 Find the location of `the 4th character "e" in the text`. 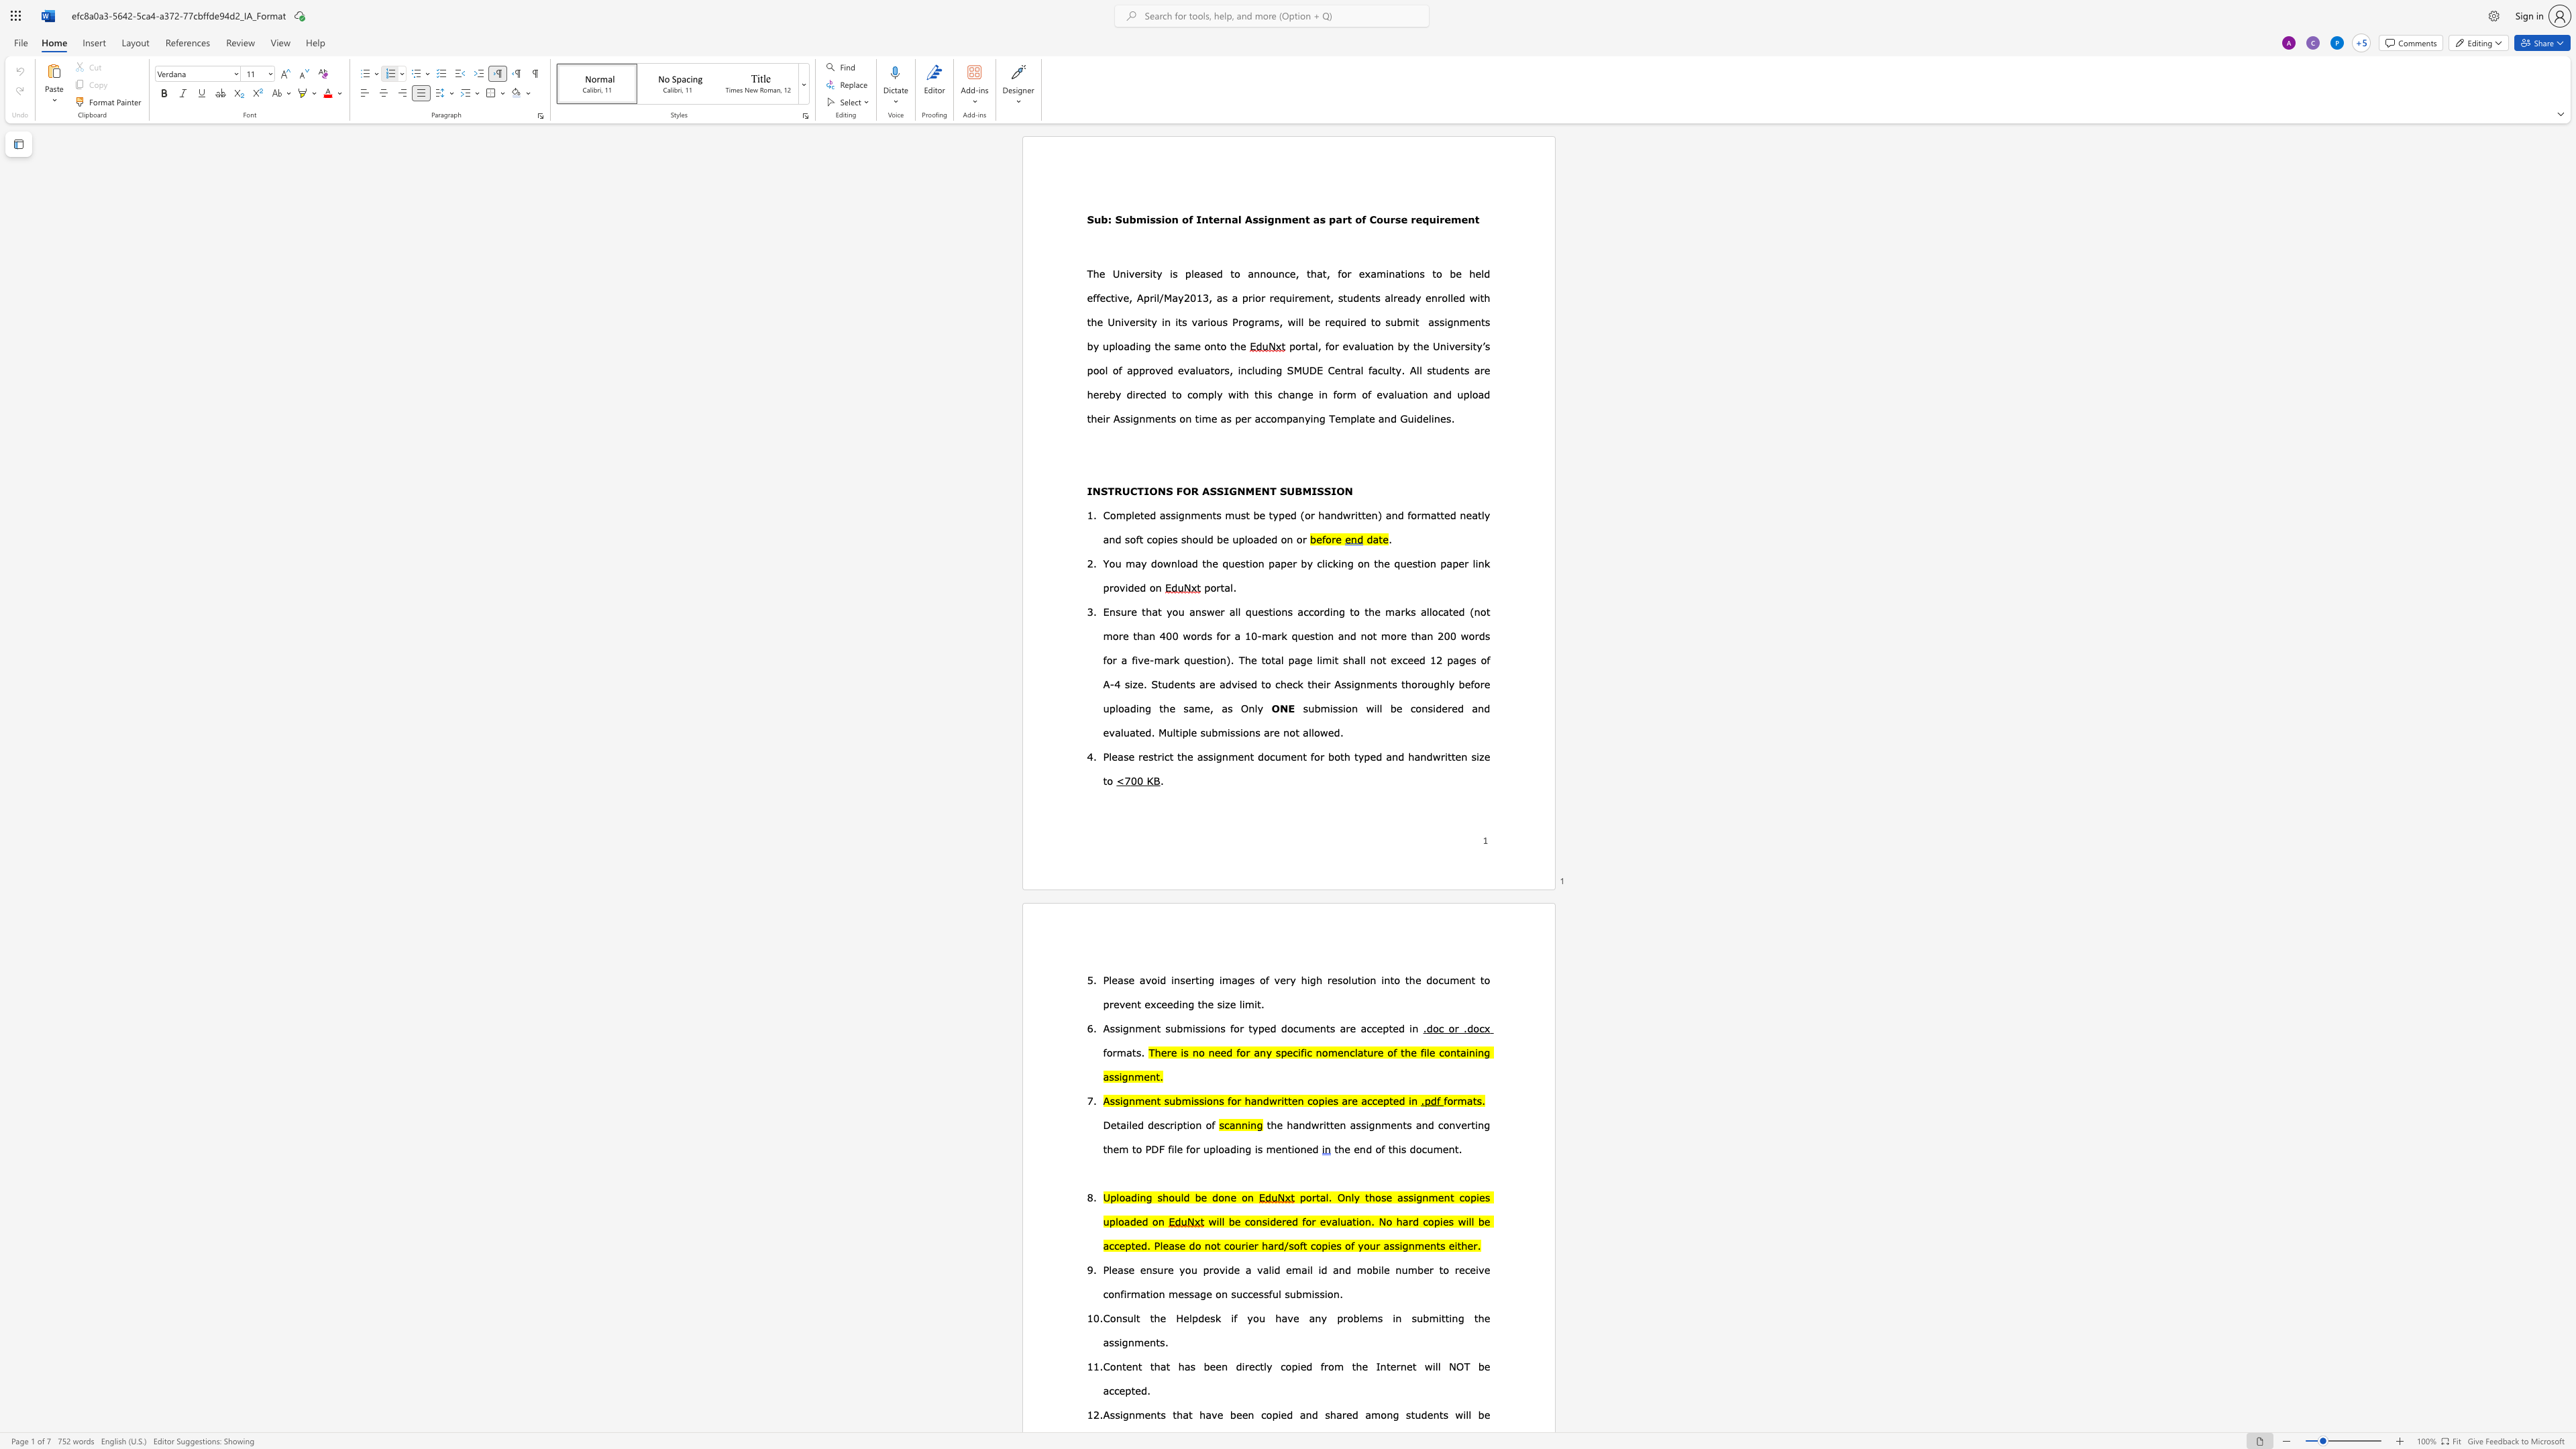

the 4th character "e" in the text is located at coordinates (1169, 1004).